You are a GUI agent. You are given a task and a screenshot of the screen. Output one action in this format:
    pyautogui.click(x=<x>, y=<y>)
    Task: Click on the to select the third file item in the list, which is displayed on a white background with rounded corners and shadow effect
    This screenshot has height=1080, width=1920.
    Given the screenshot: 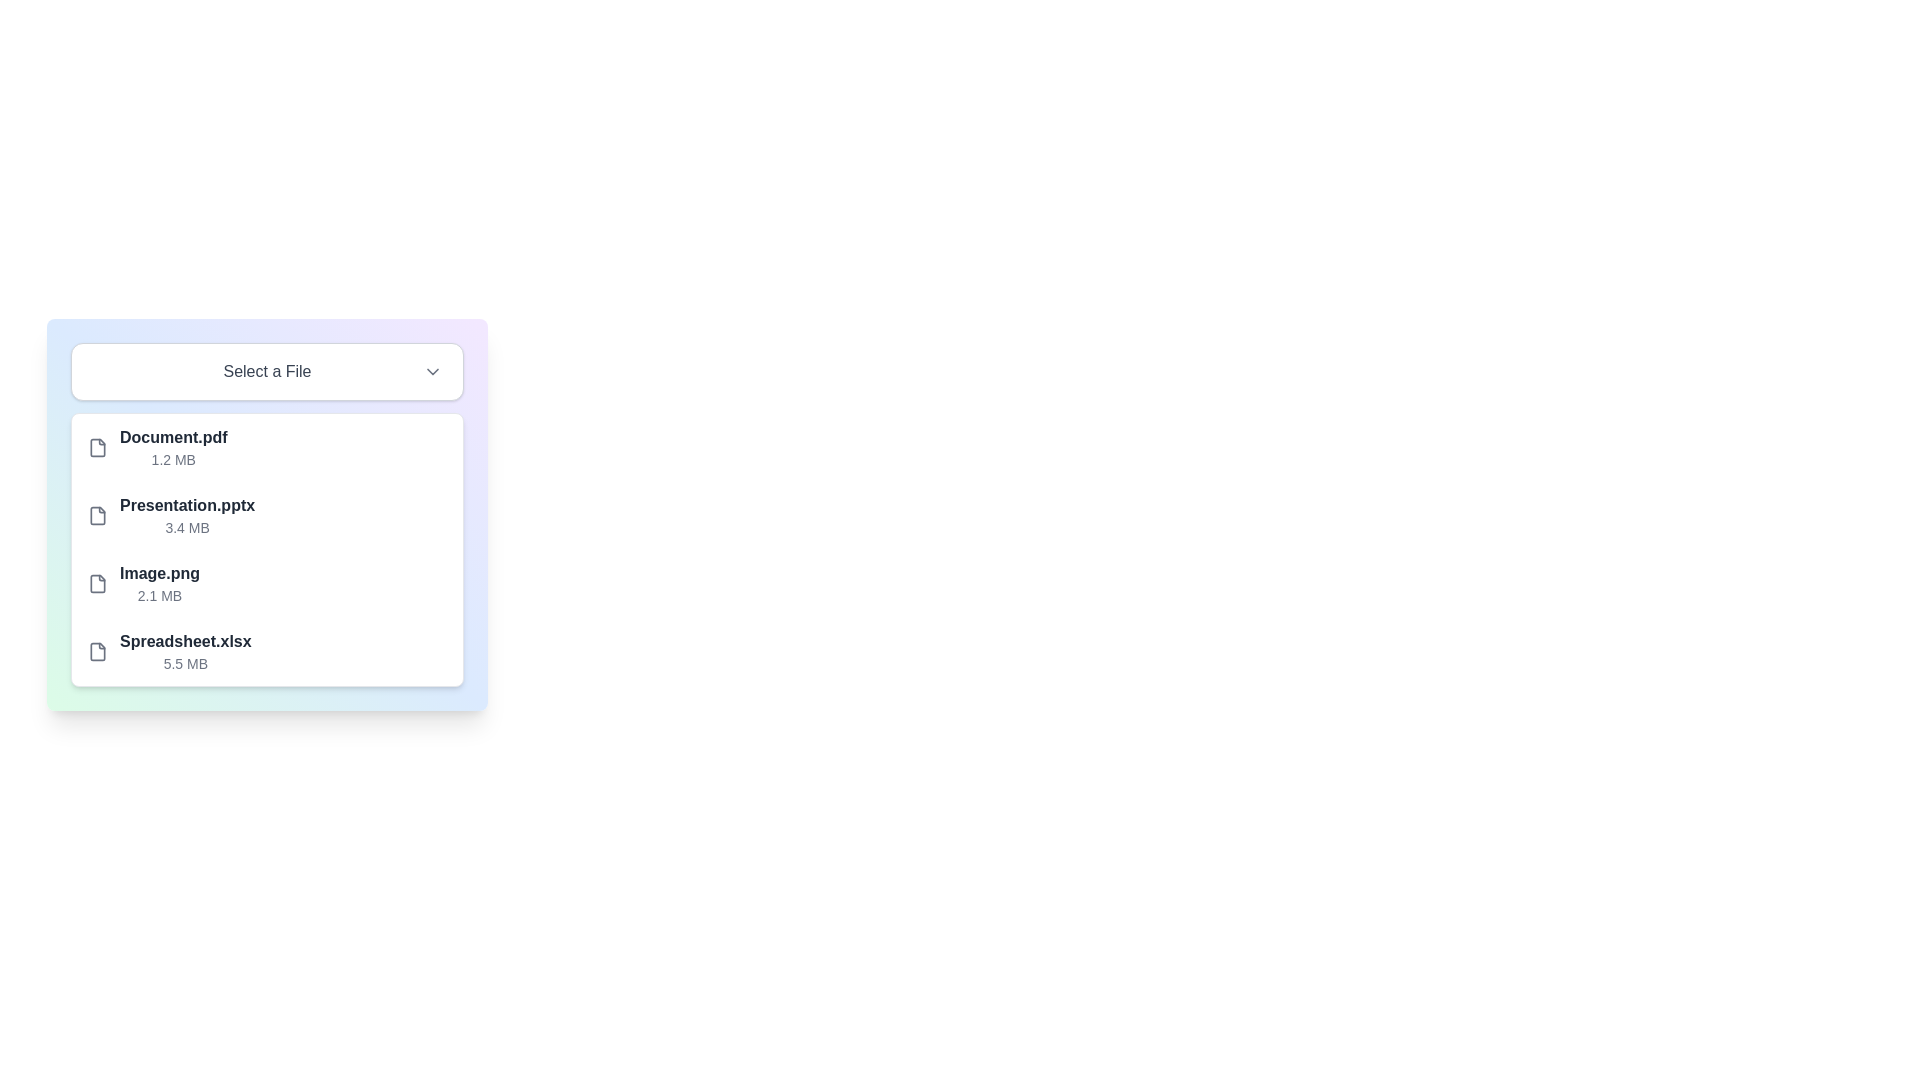 What is the action you would take?
    pyautogui.click(x=266, y=550)
    